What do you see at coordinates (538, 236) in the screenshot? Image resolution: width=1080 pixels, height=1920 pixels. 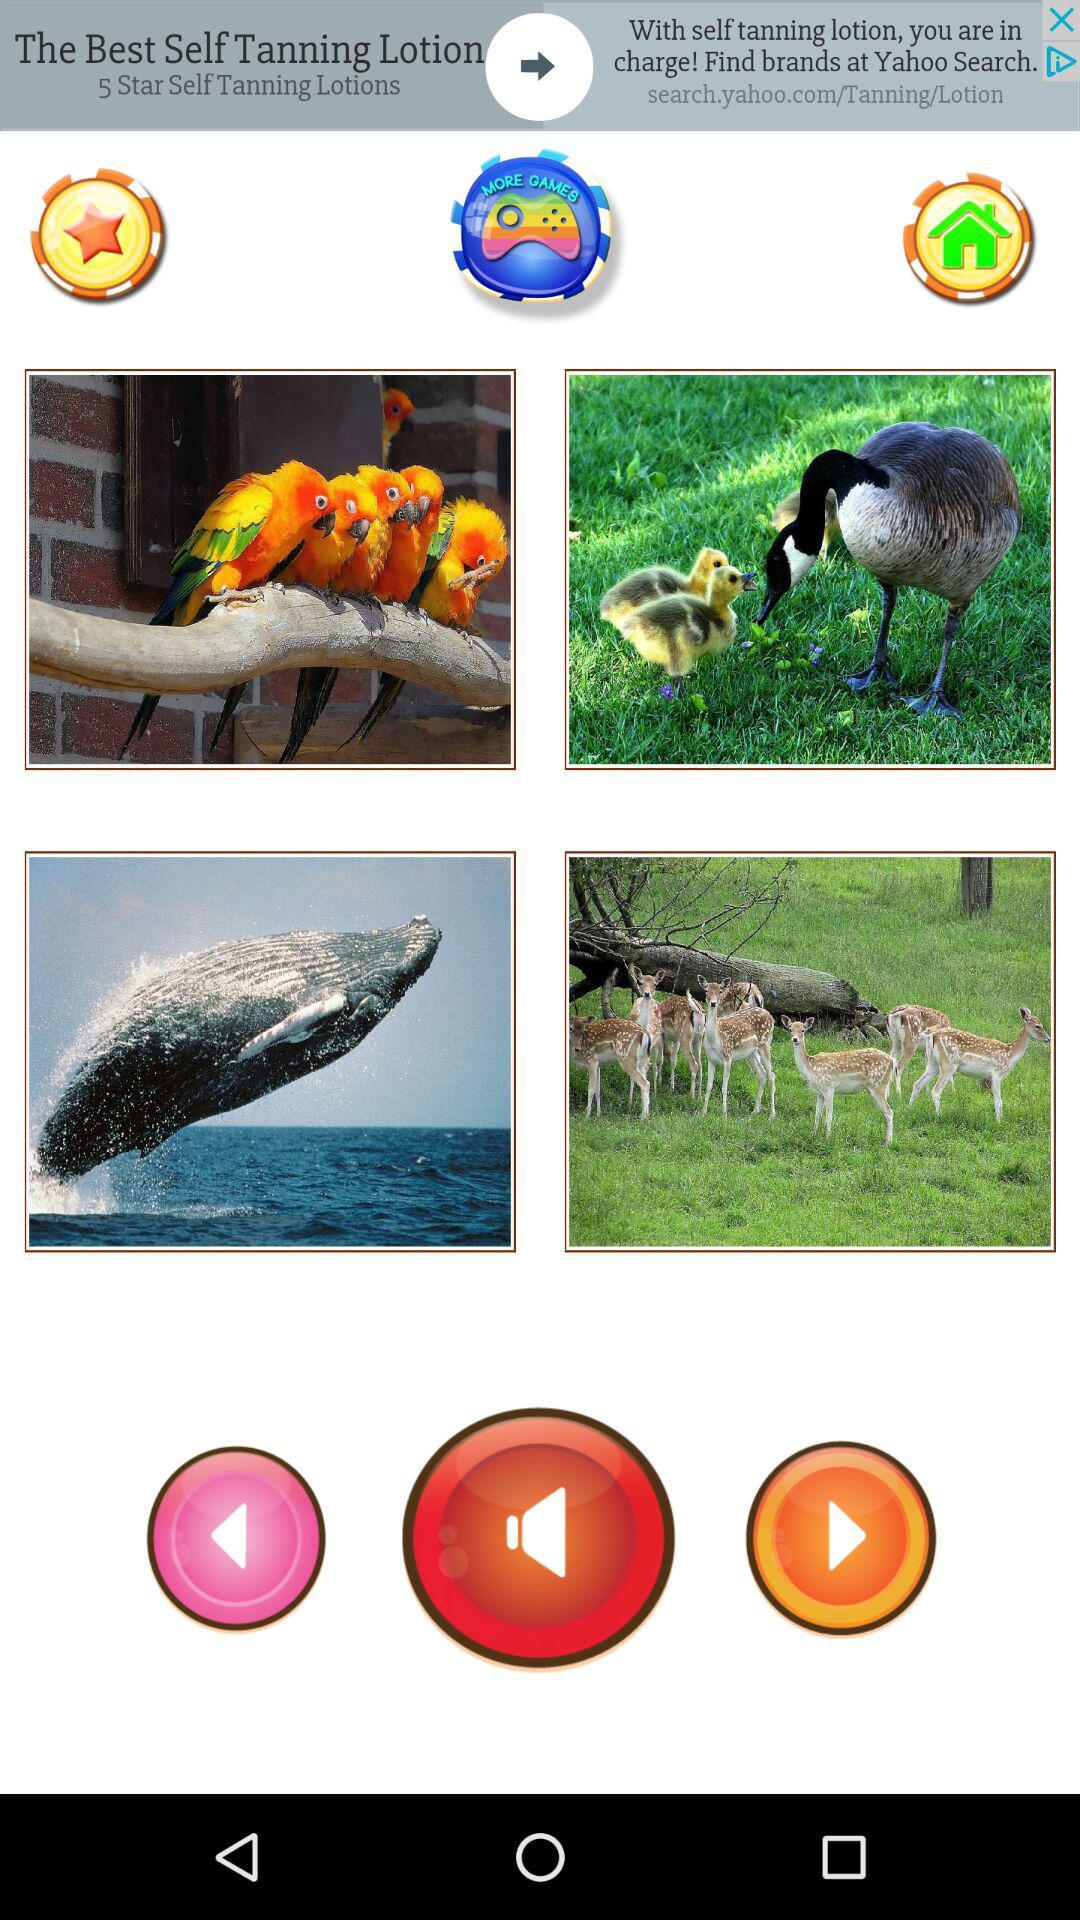 I see `advertisement` at bounding box center [538, 236].